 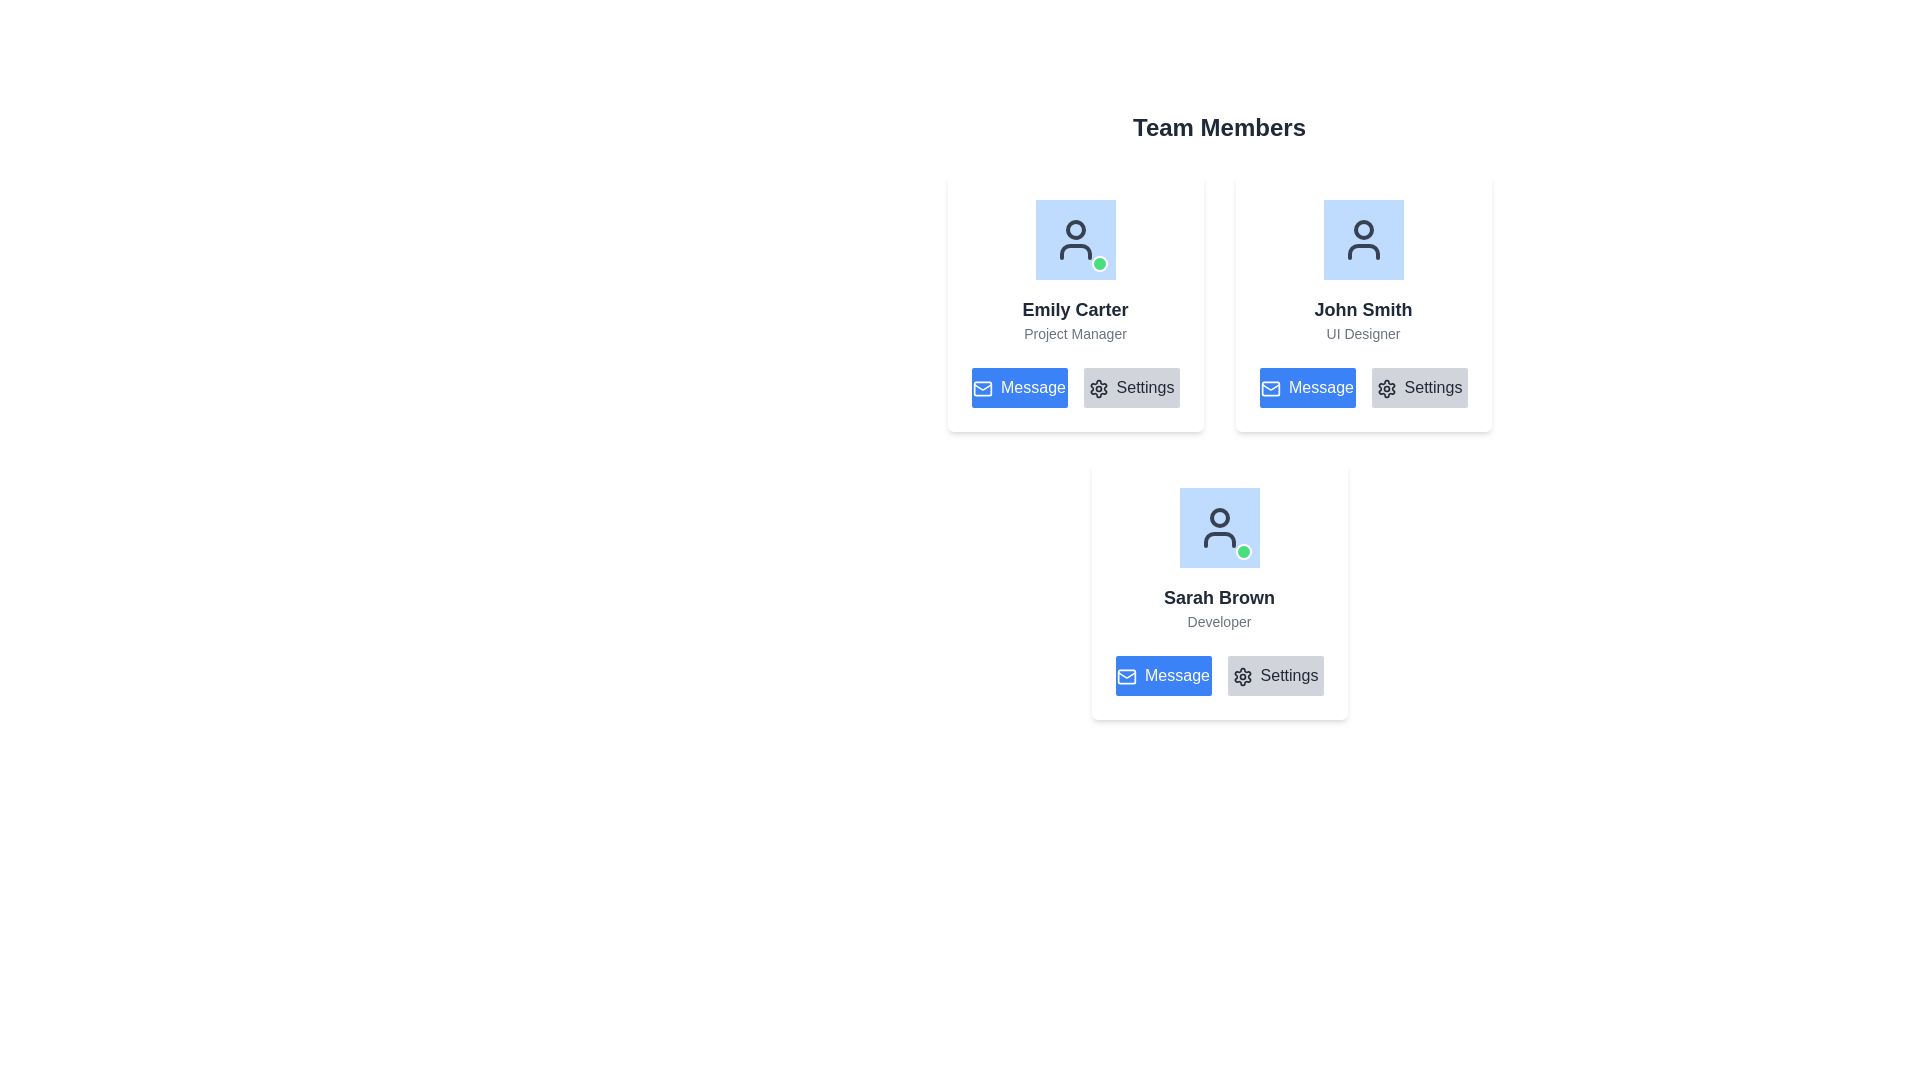 What do you see at coordinates (1218, 527) in the screenshot?
I see `the profile image for 'Sarah Brown - Developer', which is located at the top of her profile card` at bounding box center [1218, 527].